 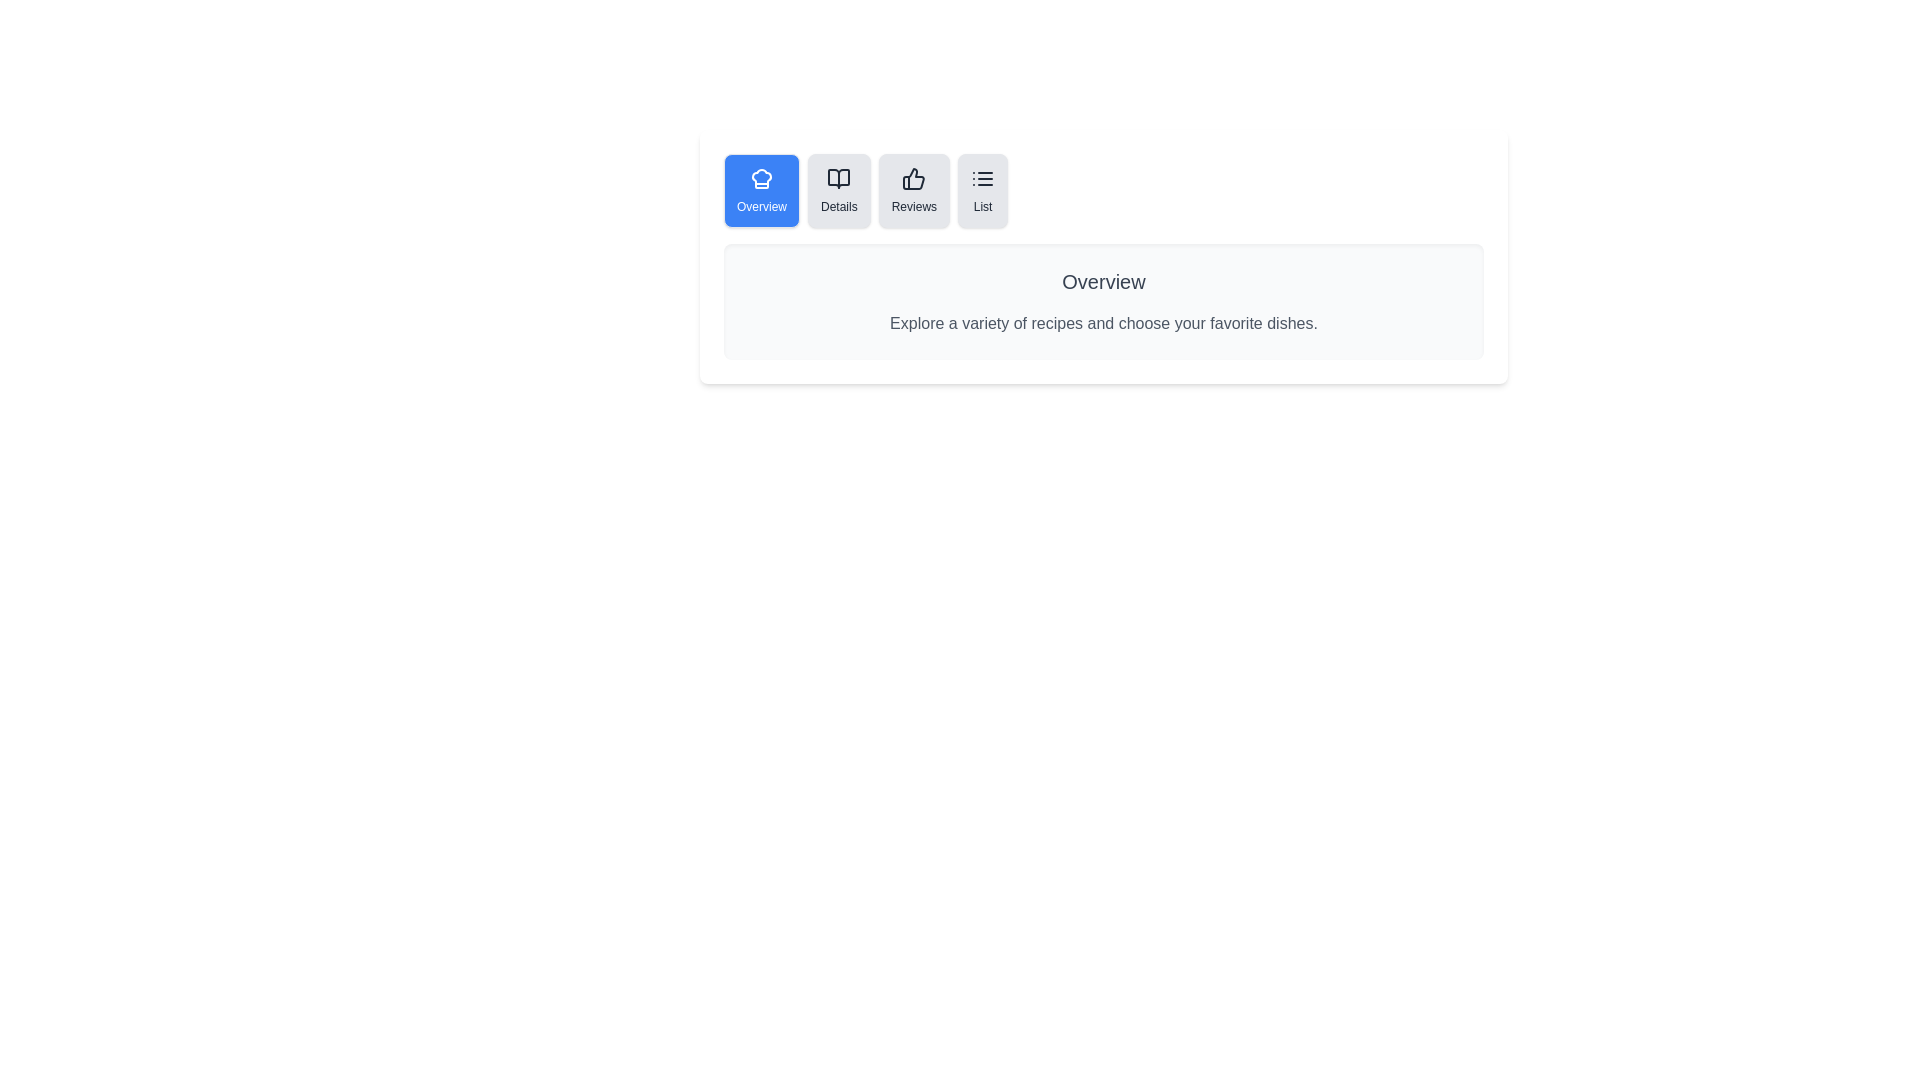 I want to click on the Overview tab by clicking its button, so click(x=761, y=191).